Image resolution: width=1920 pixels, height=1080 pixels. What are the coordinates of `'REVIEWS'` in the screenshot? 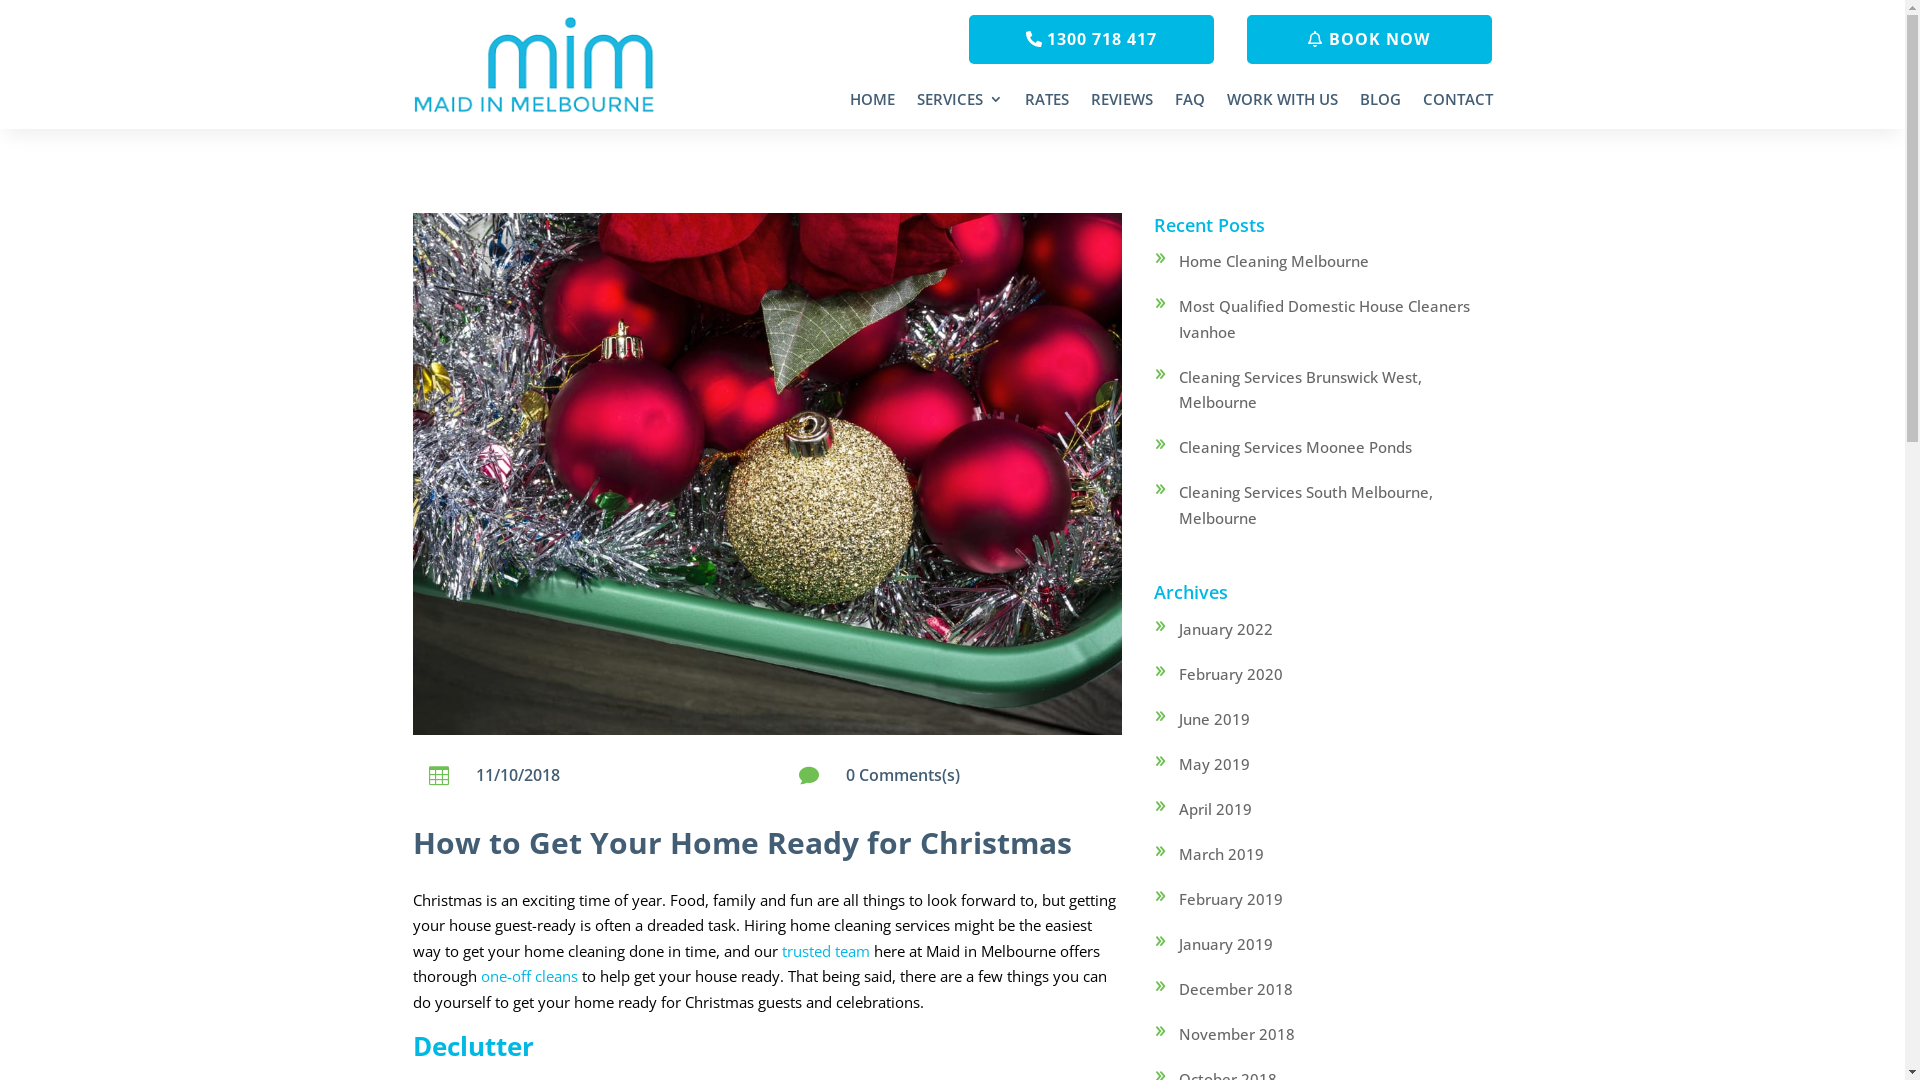 It's located at (1088, 103).